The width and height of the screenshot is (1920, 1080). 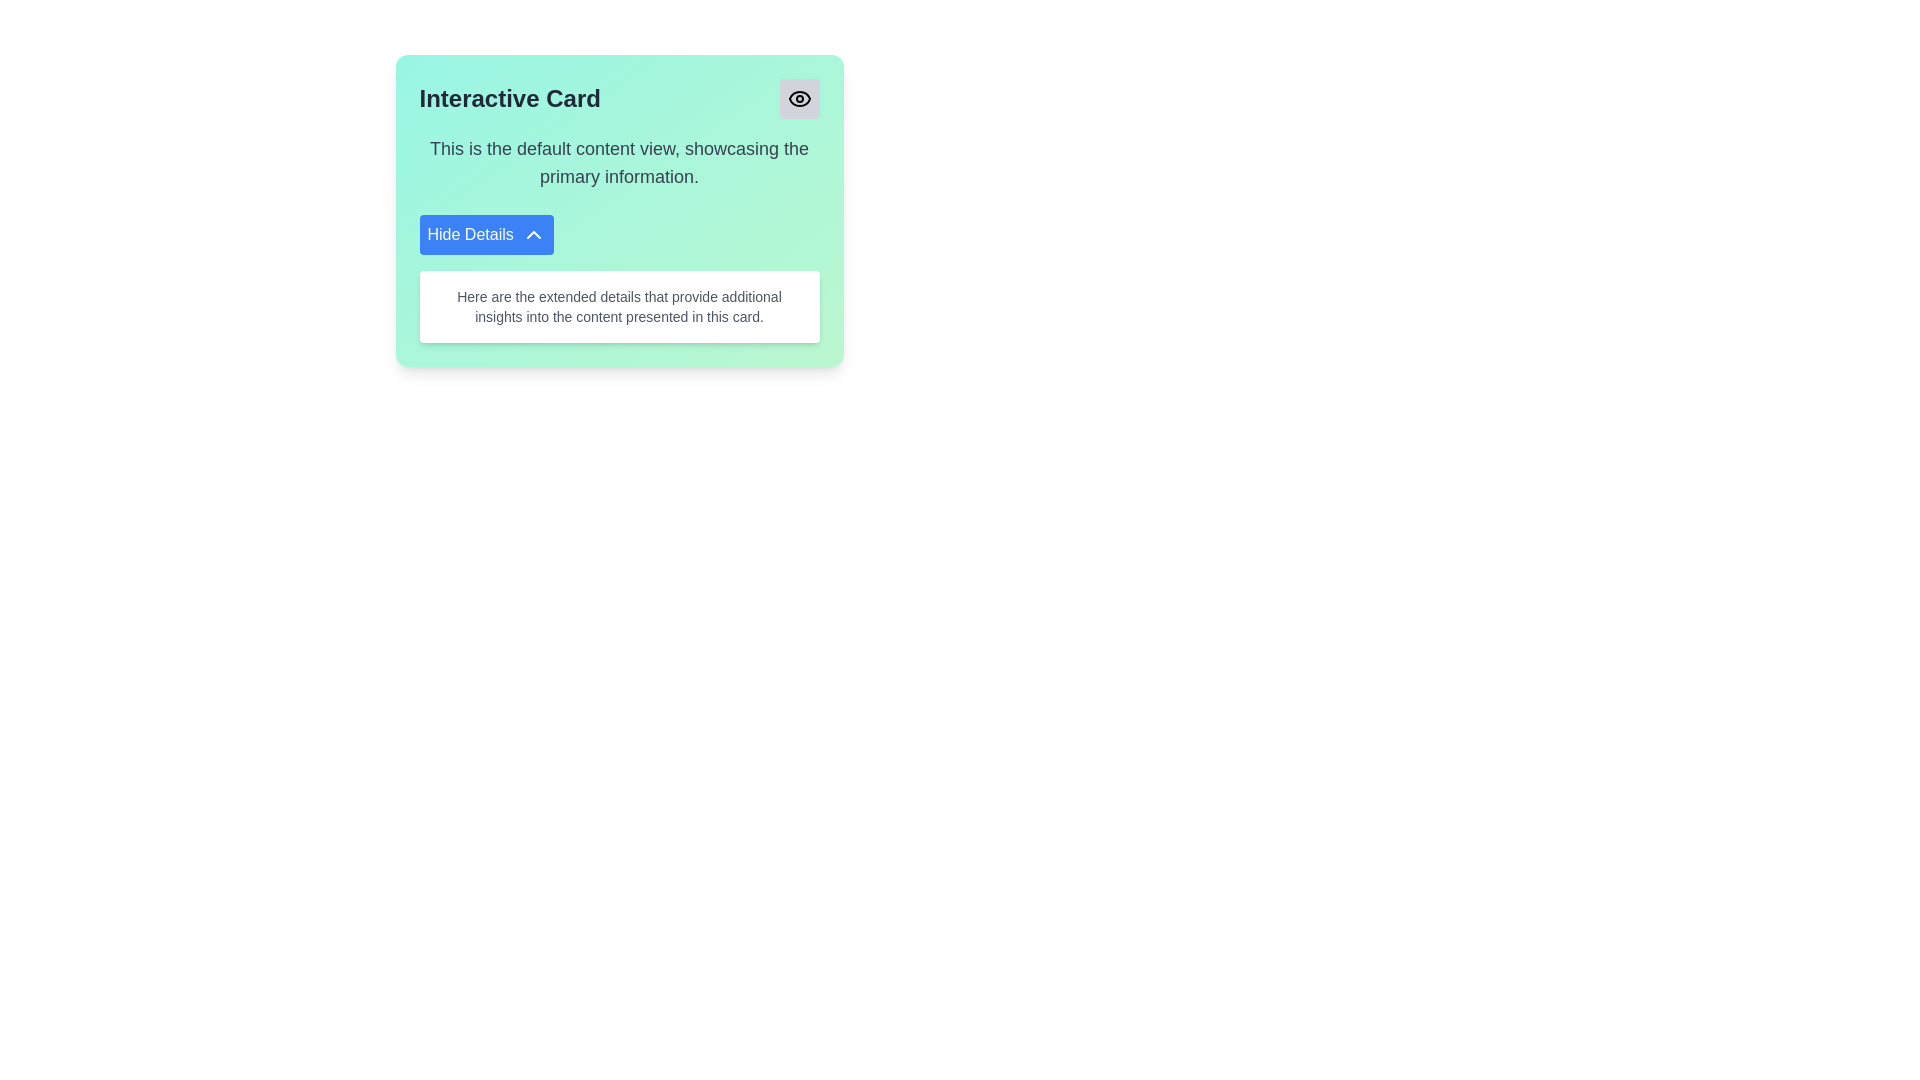 I want to click on the rectangular button with a blue background and white text 'Hide Details', so click(x=486, y=234).